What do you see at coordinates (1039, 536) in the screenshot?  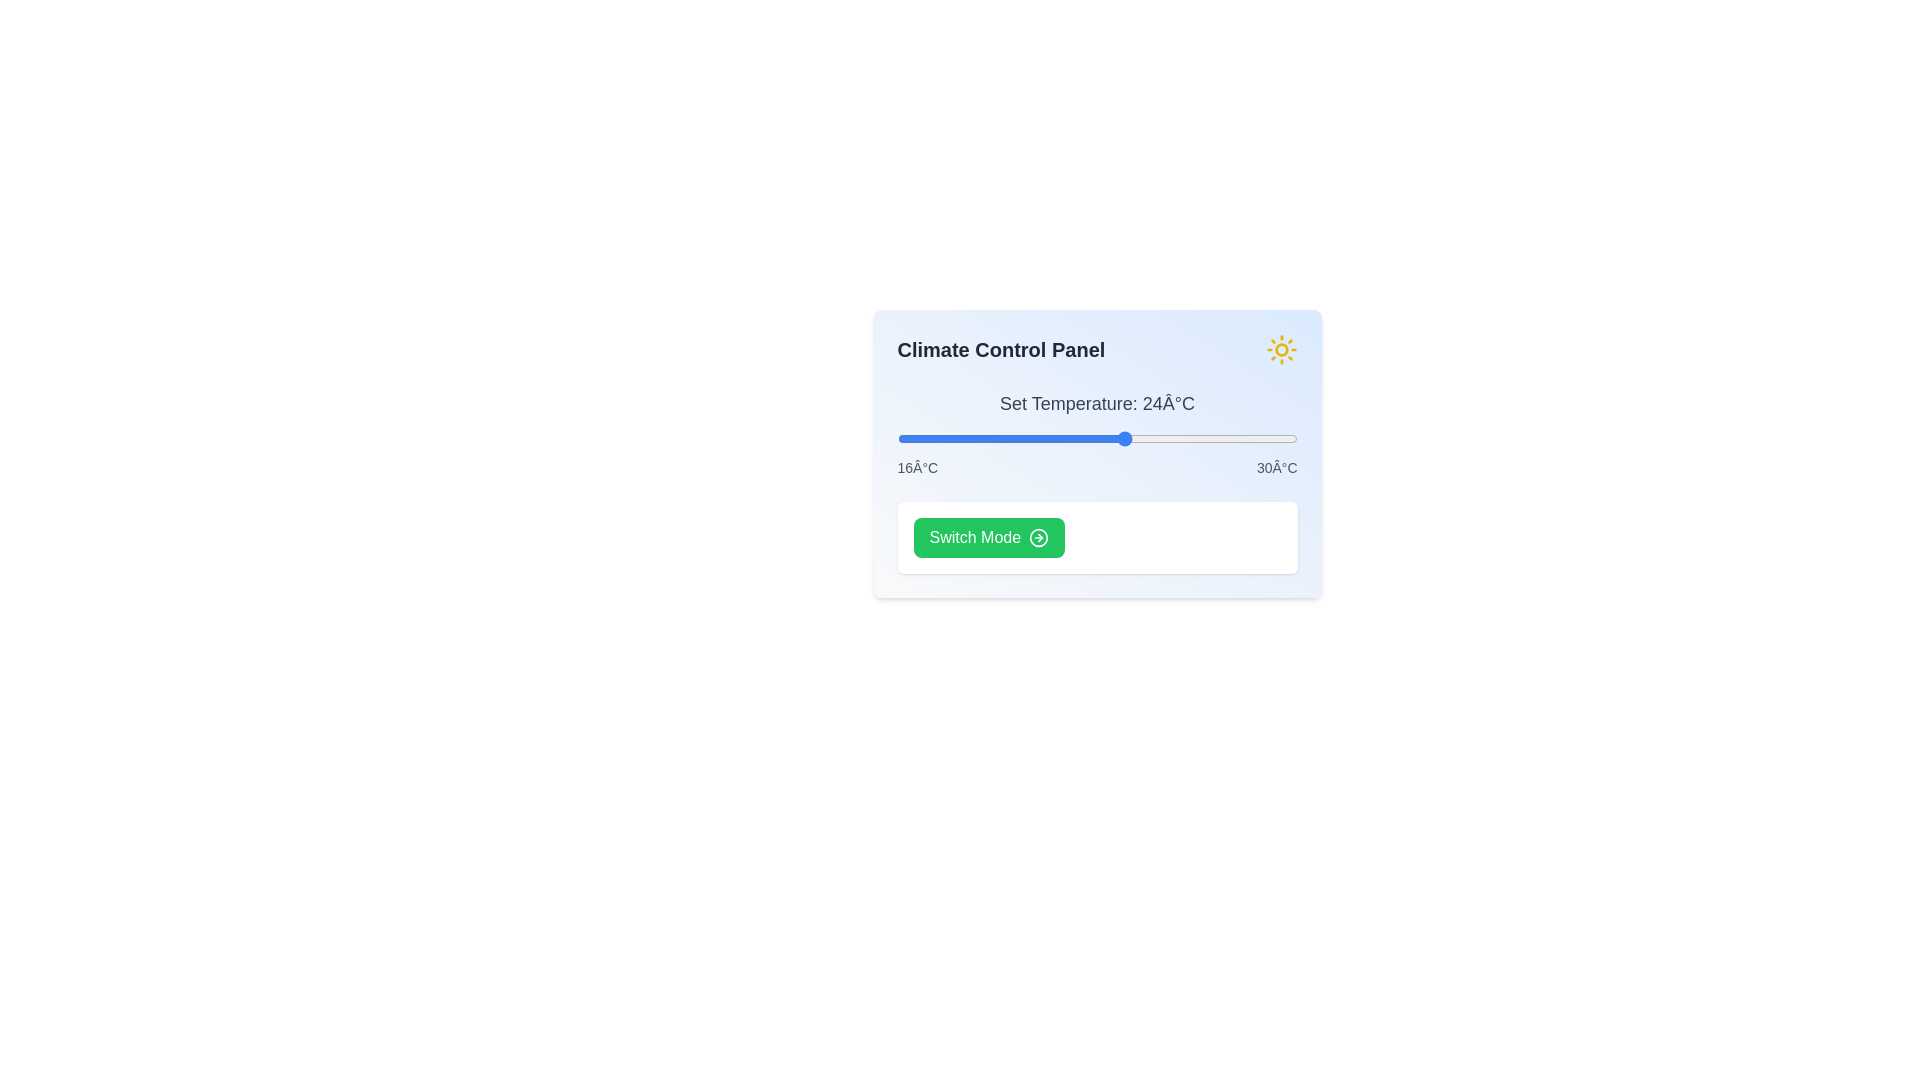 I see `the 'Switch Mode' button that contains the icon on the right side, which indicates a switch action` at bounding box center [1039, 536].